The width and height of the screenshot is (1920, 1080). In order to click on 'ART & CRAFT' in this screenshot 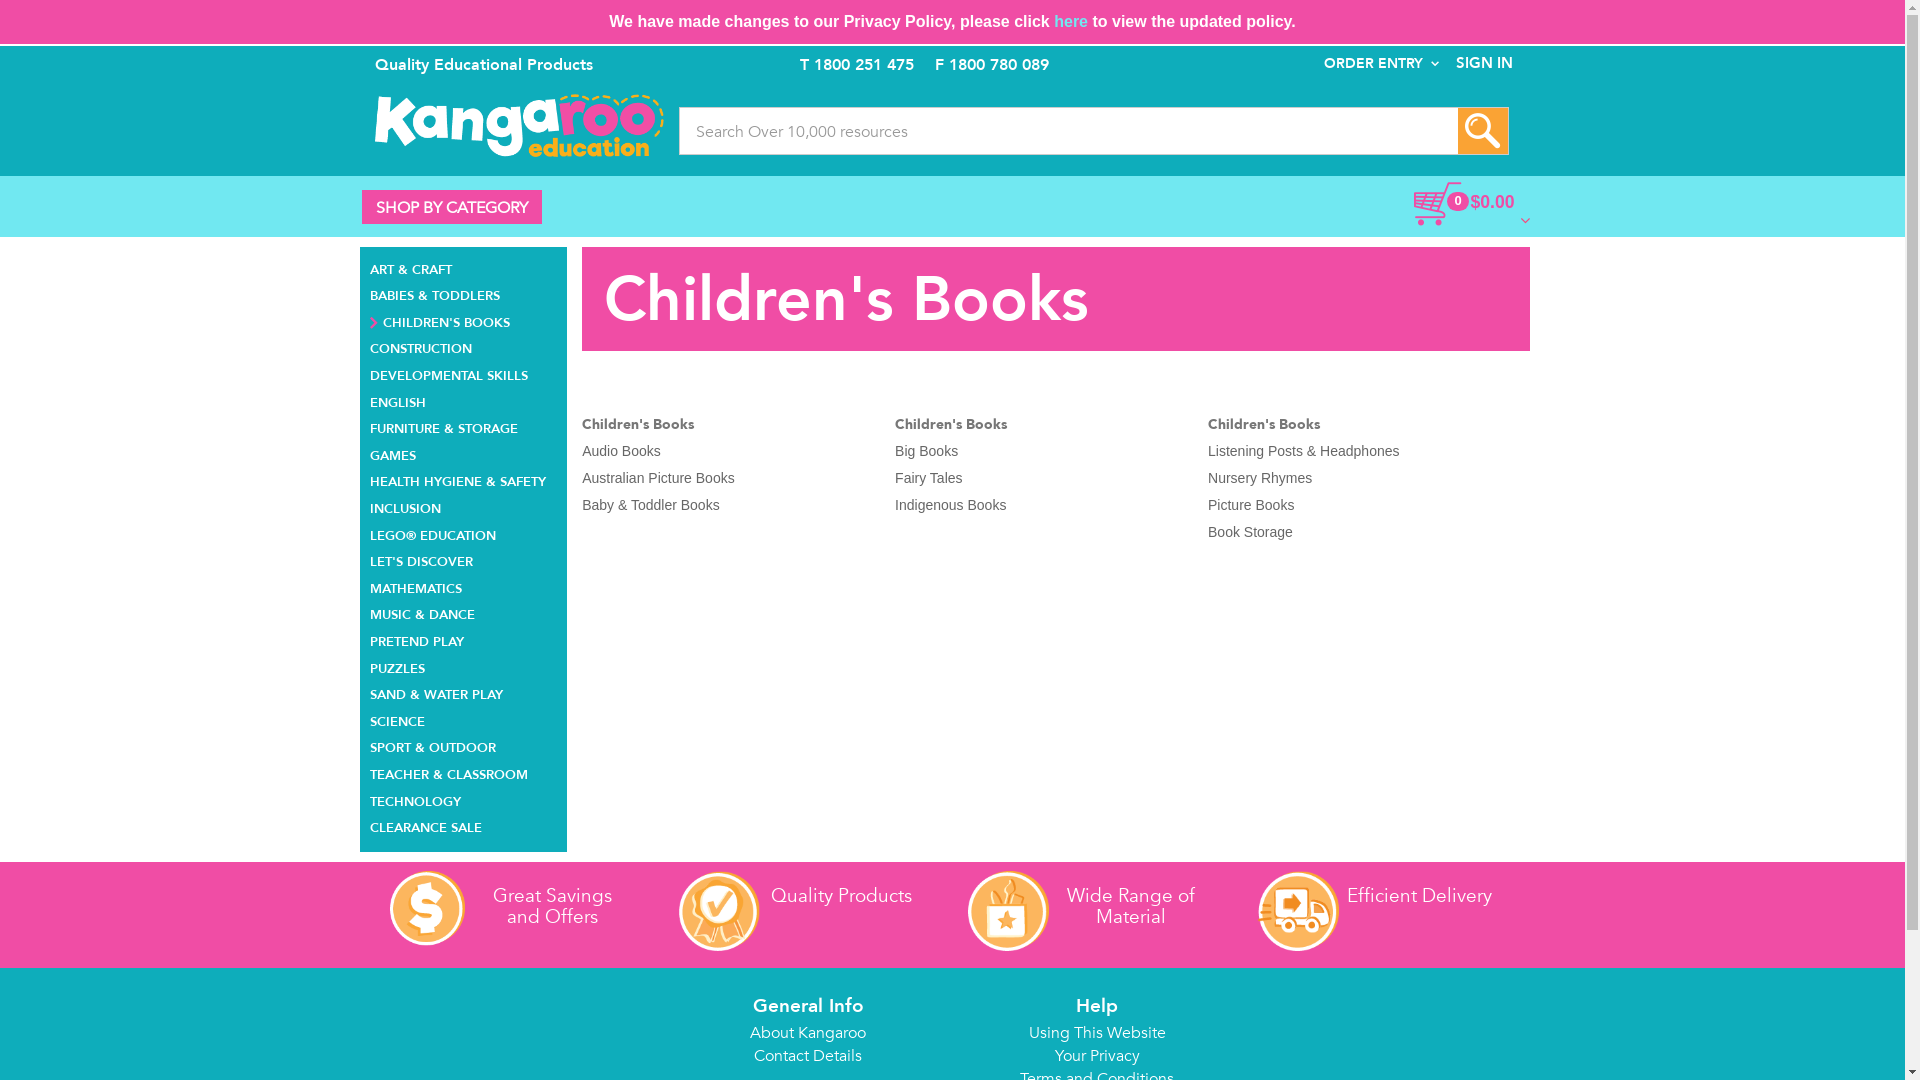, I will do `click(410, 266)`.